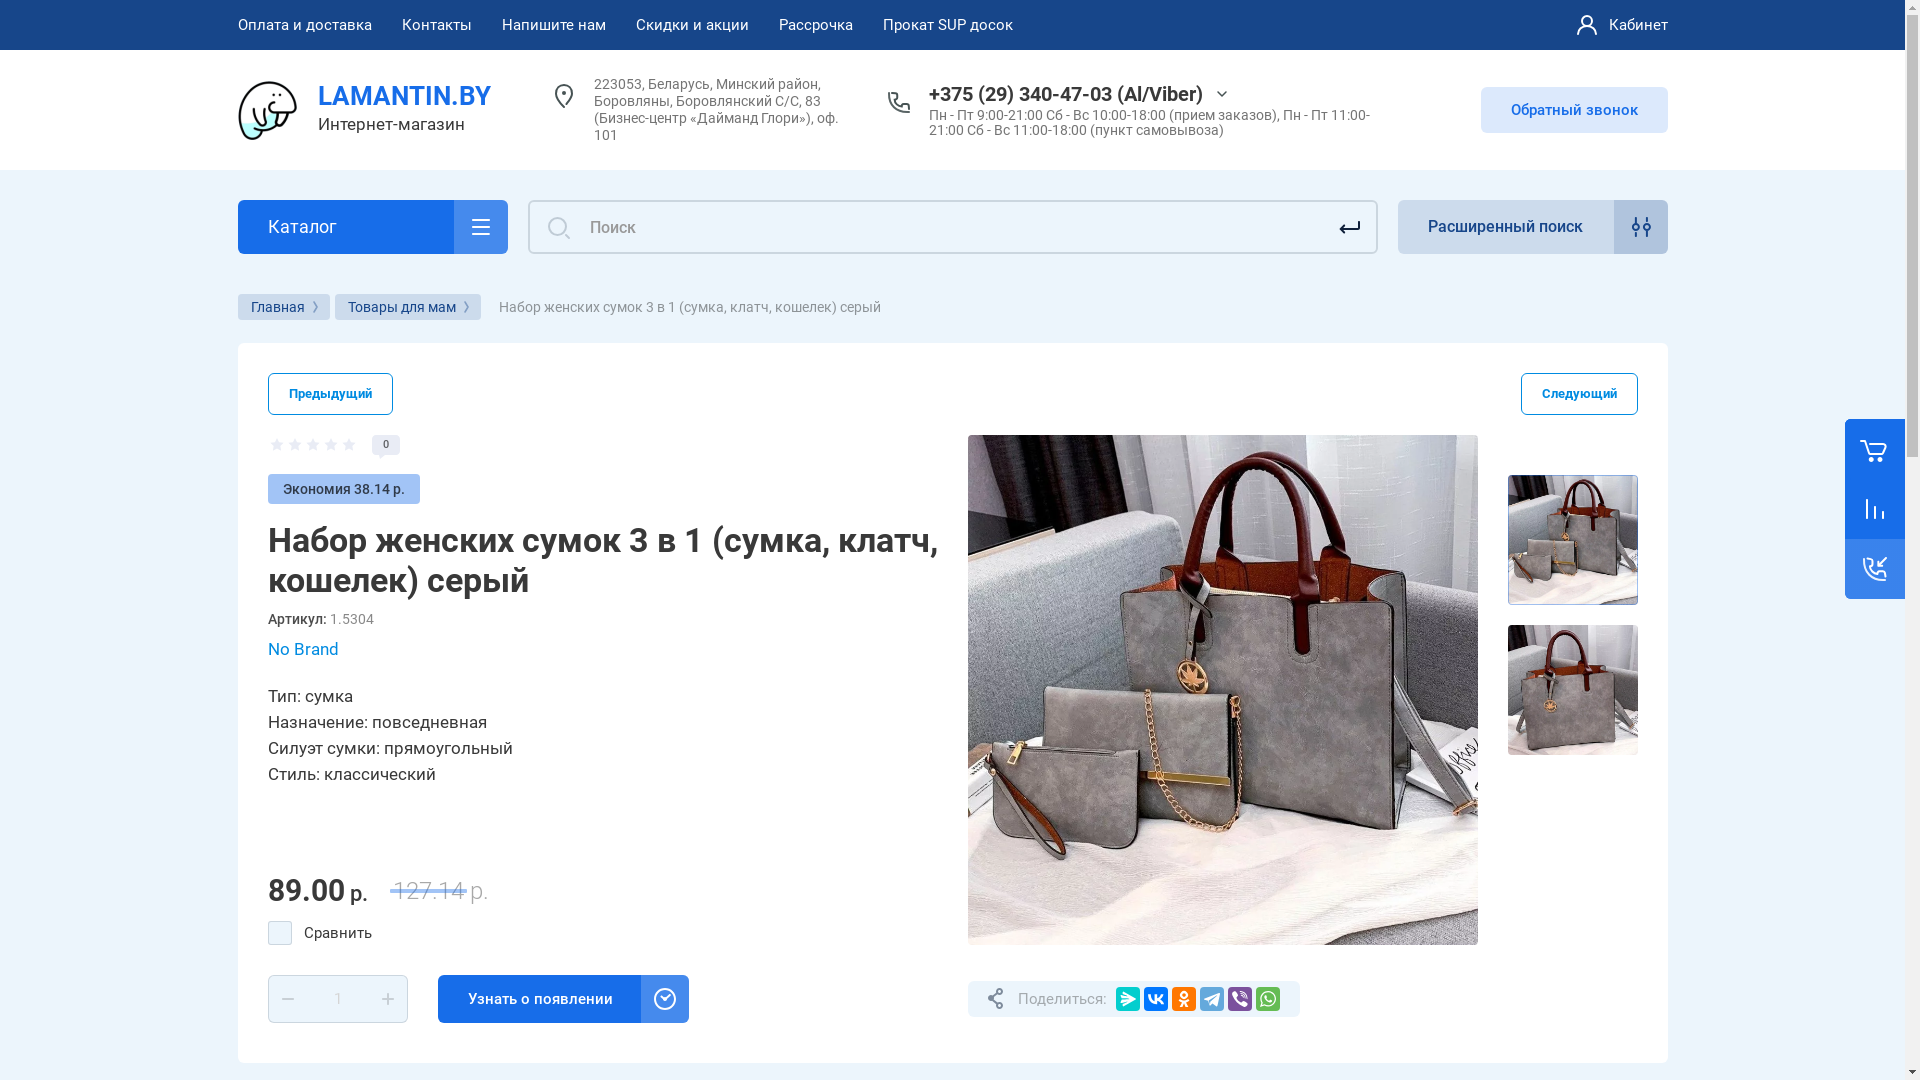 The width and height of the screenshot is (1920, 1080). What do you see at coordinates (1266, 999) in the screenshot?
I see `'WhatsApp'` at bounding box center [1266, 999].